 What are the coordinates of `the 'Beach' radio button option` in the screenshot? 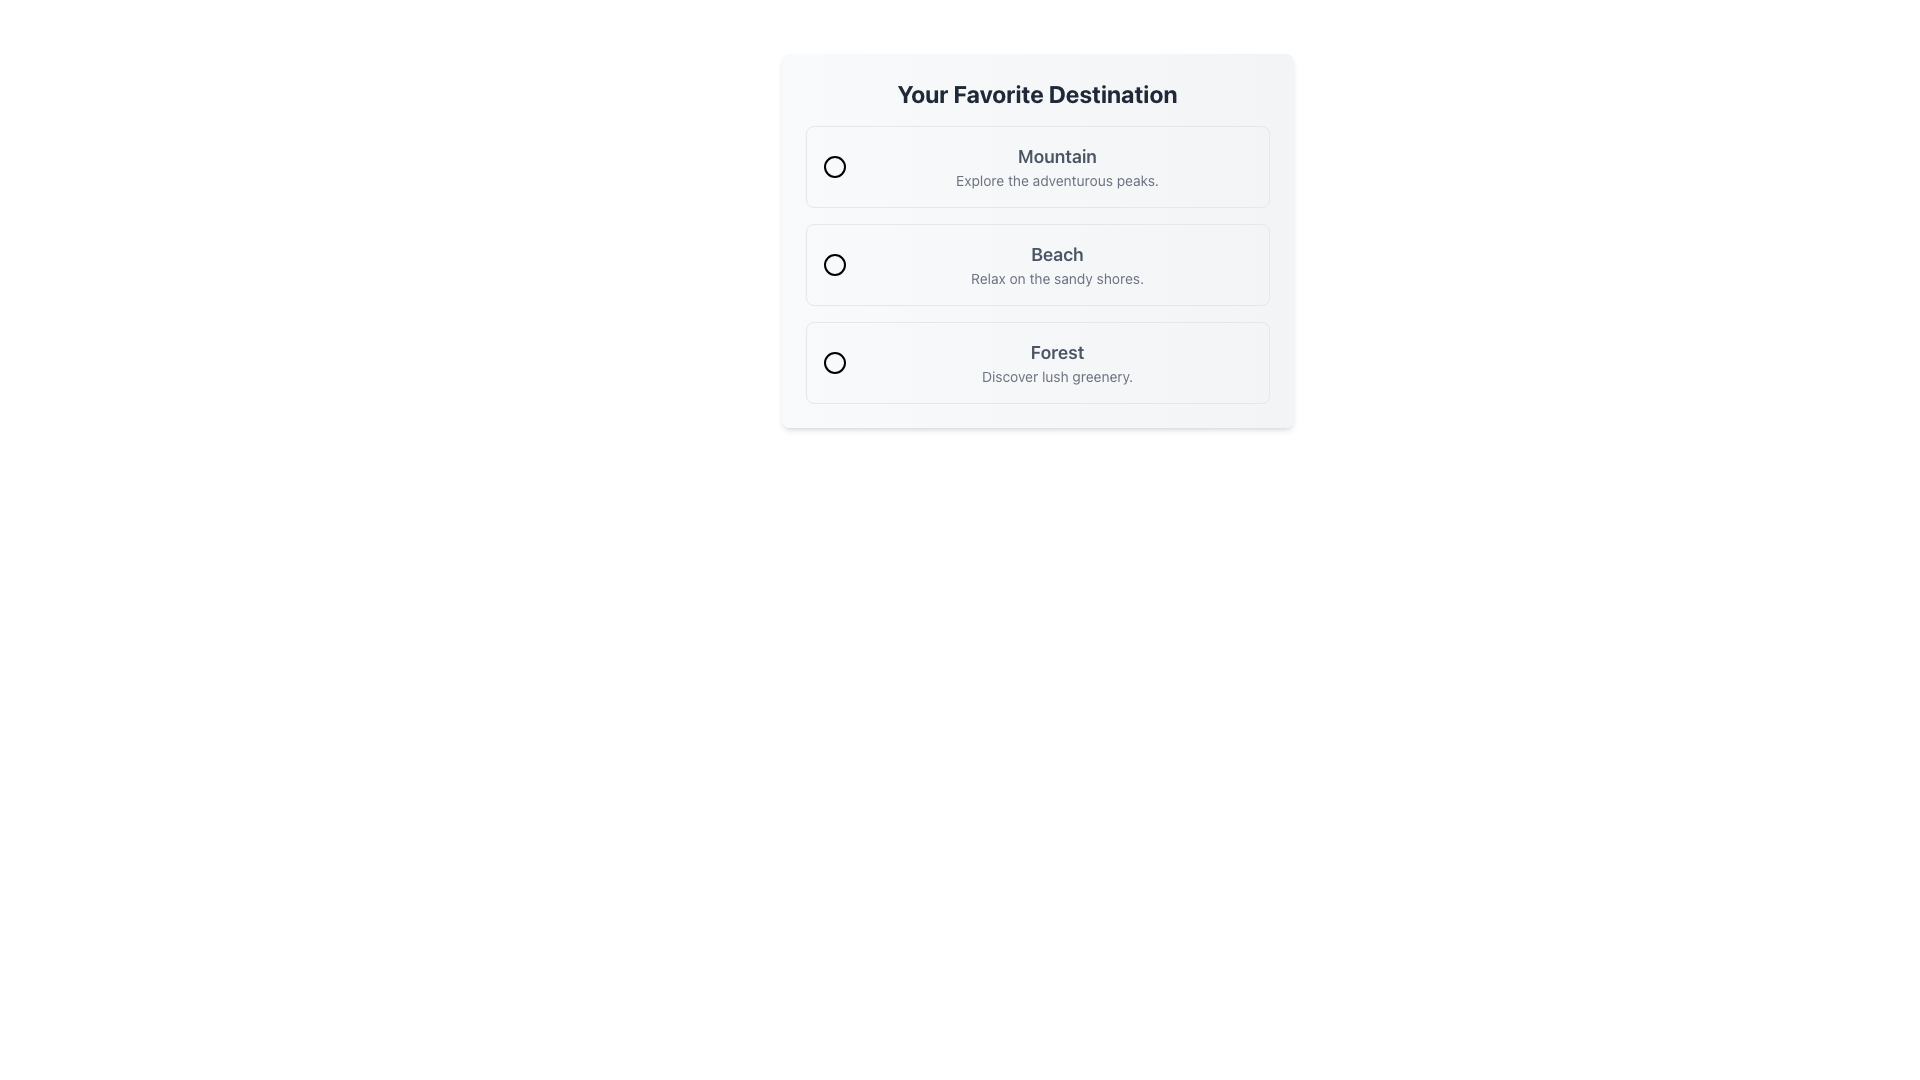 It's located at (1037, 264).